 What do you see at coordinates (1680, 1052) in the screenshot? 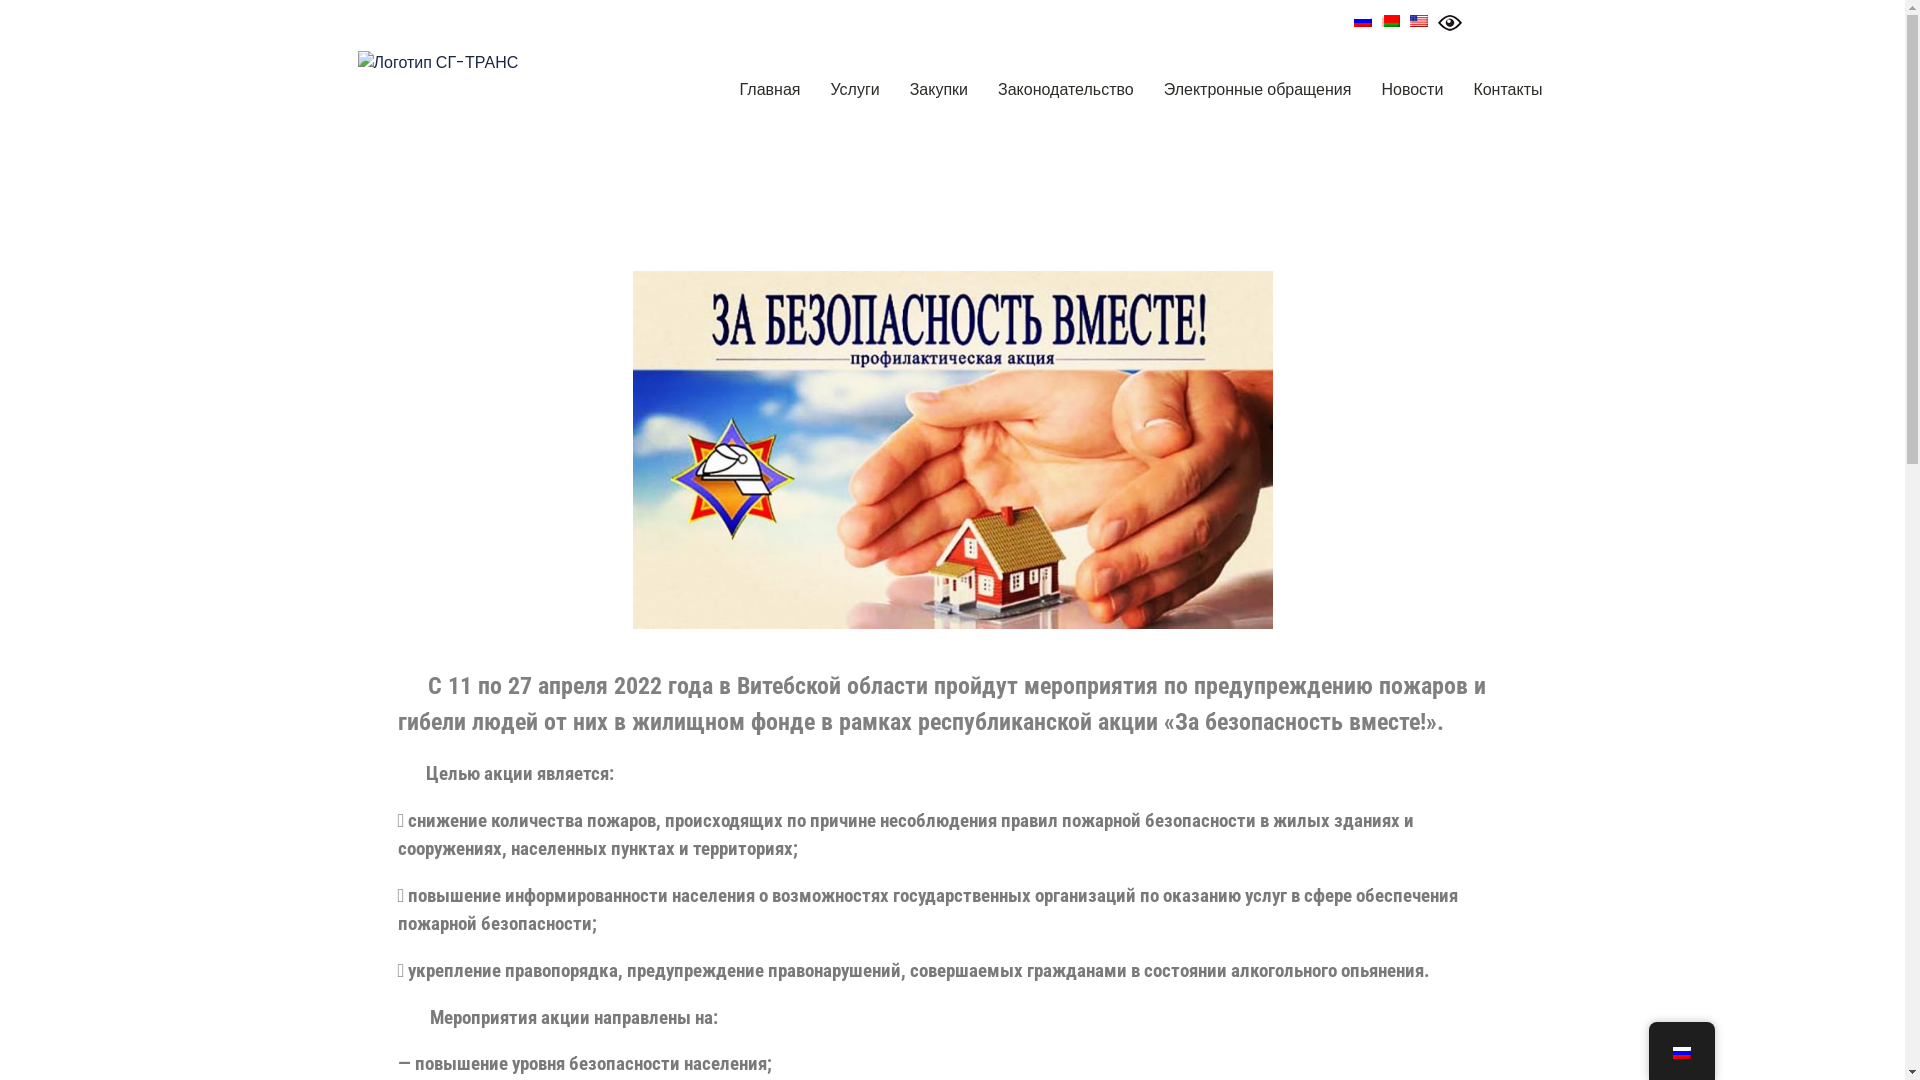
I see `'Russian'` at bounding box center [1680, 1052].